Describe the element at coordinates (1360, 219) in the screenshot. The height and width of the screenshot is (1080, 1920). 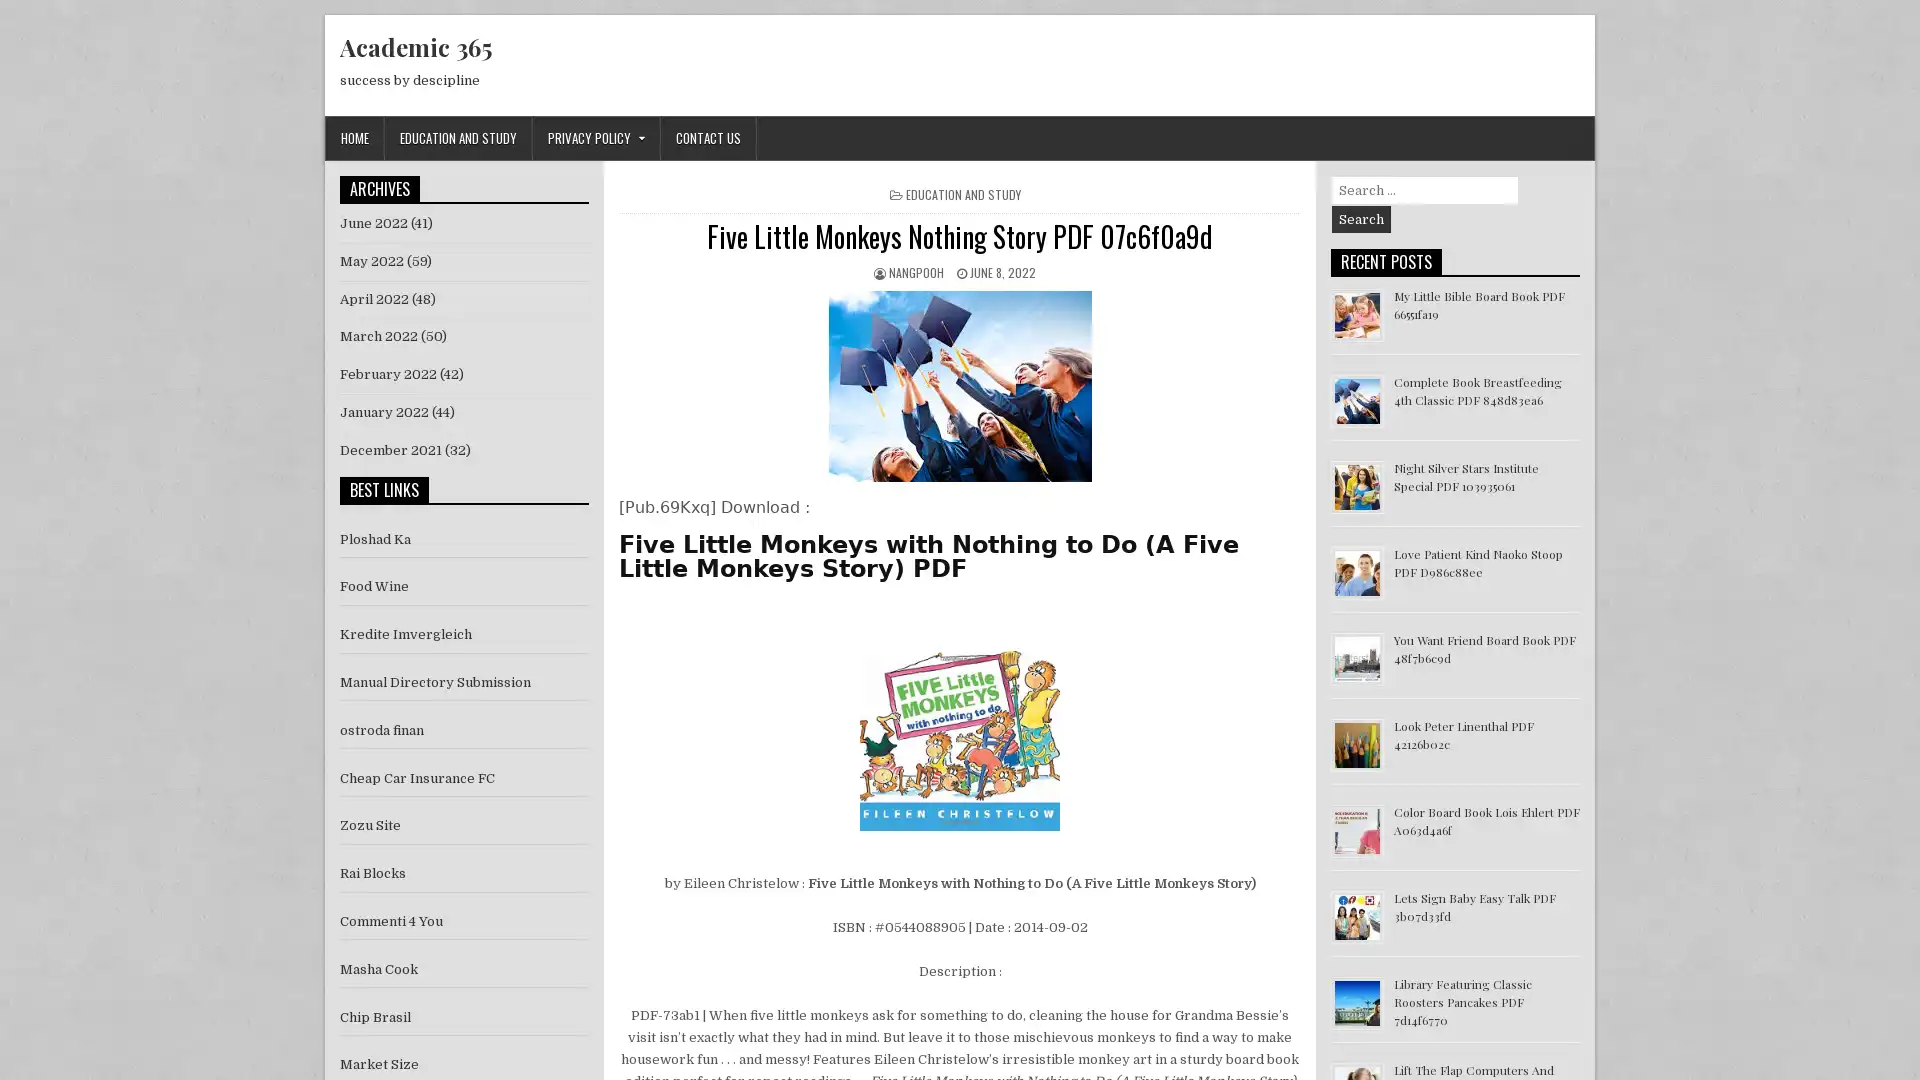
I see `Search` at that location.